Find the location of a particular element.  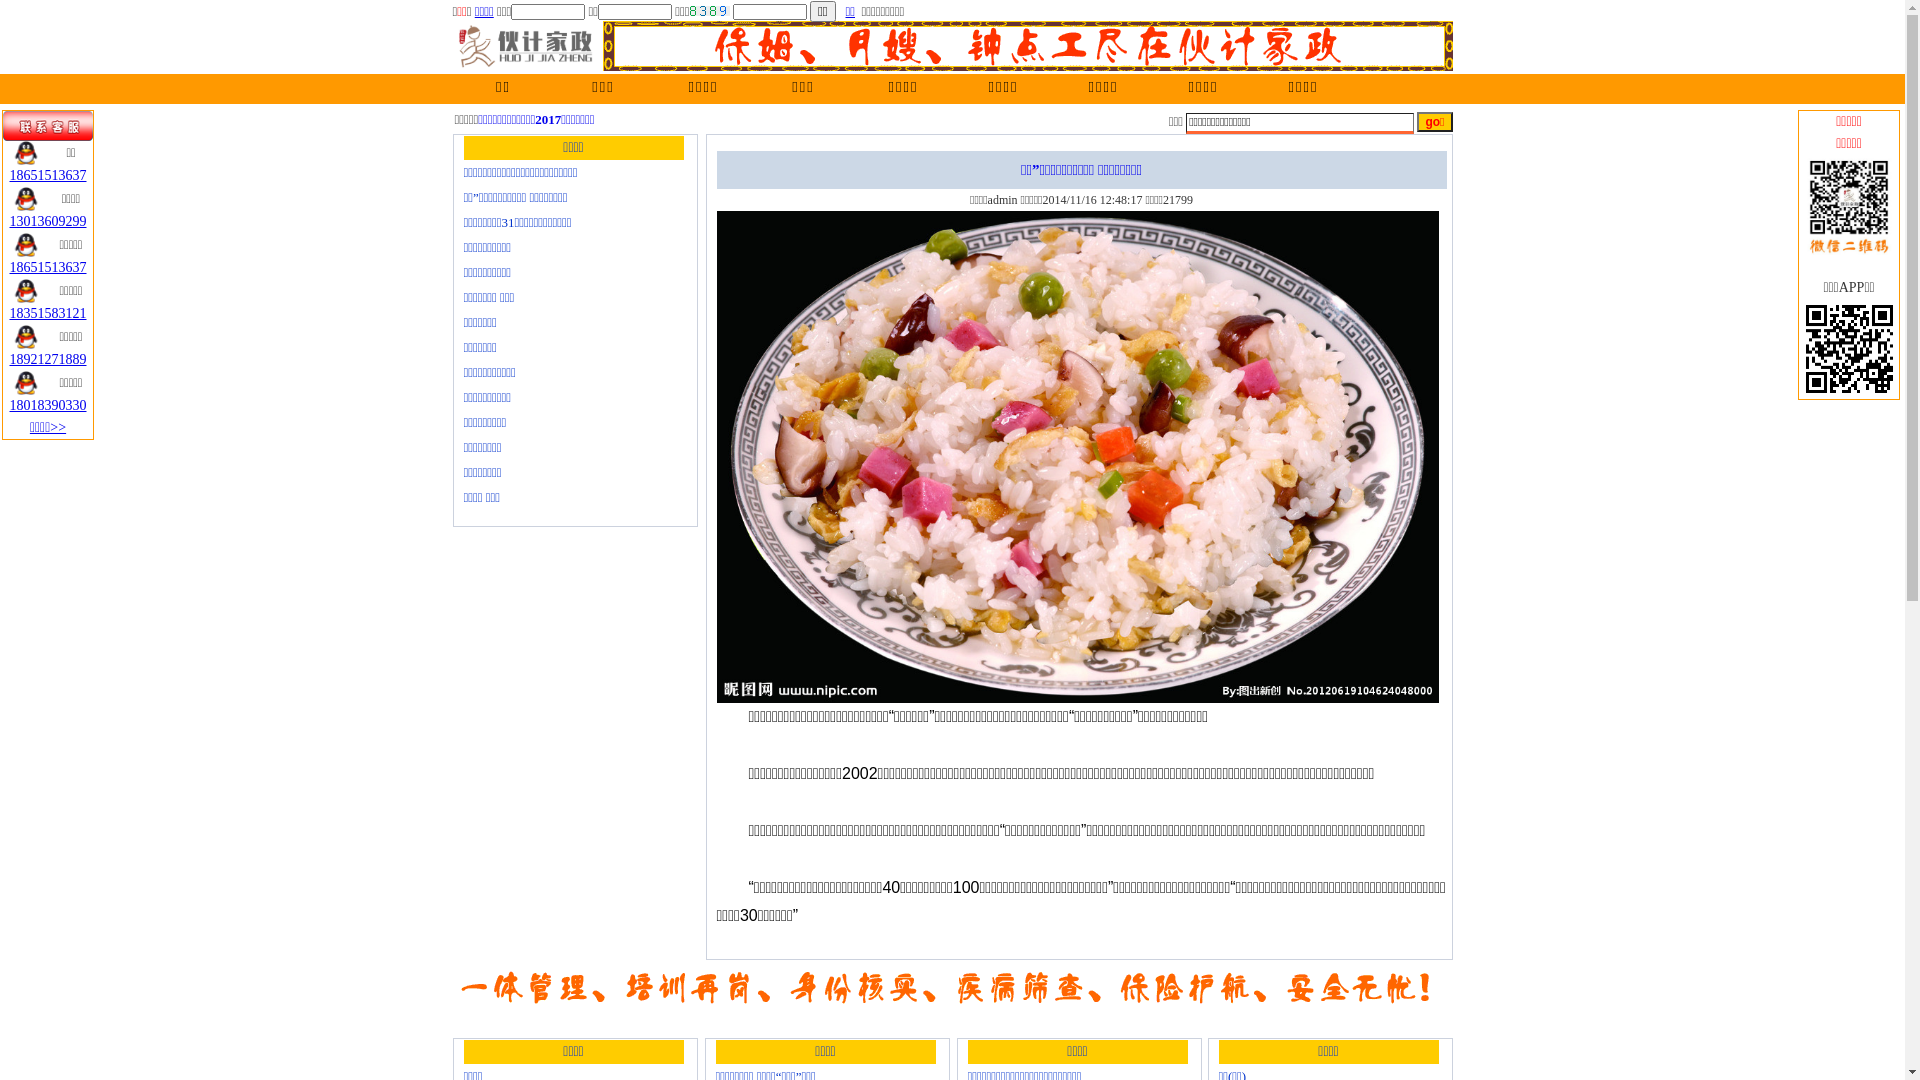

'18651513637' is located at coordinates (48, 266).